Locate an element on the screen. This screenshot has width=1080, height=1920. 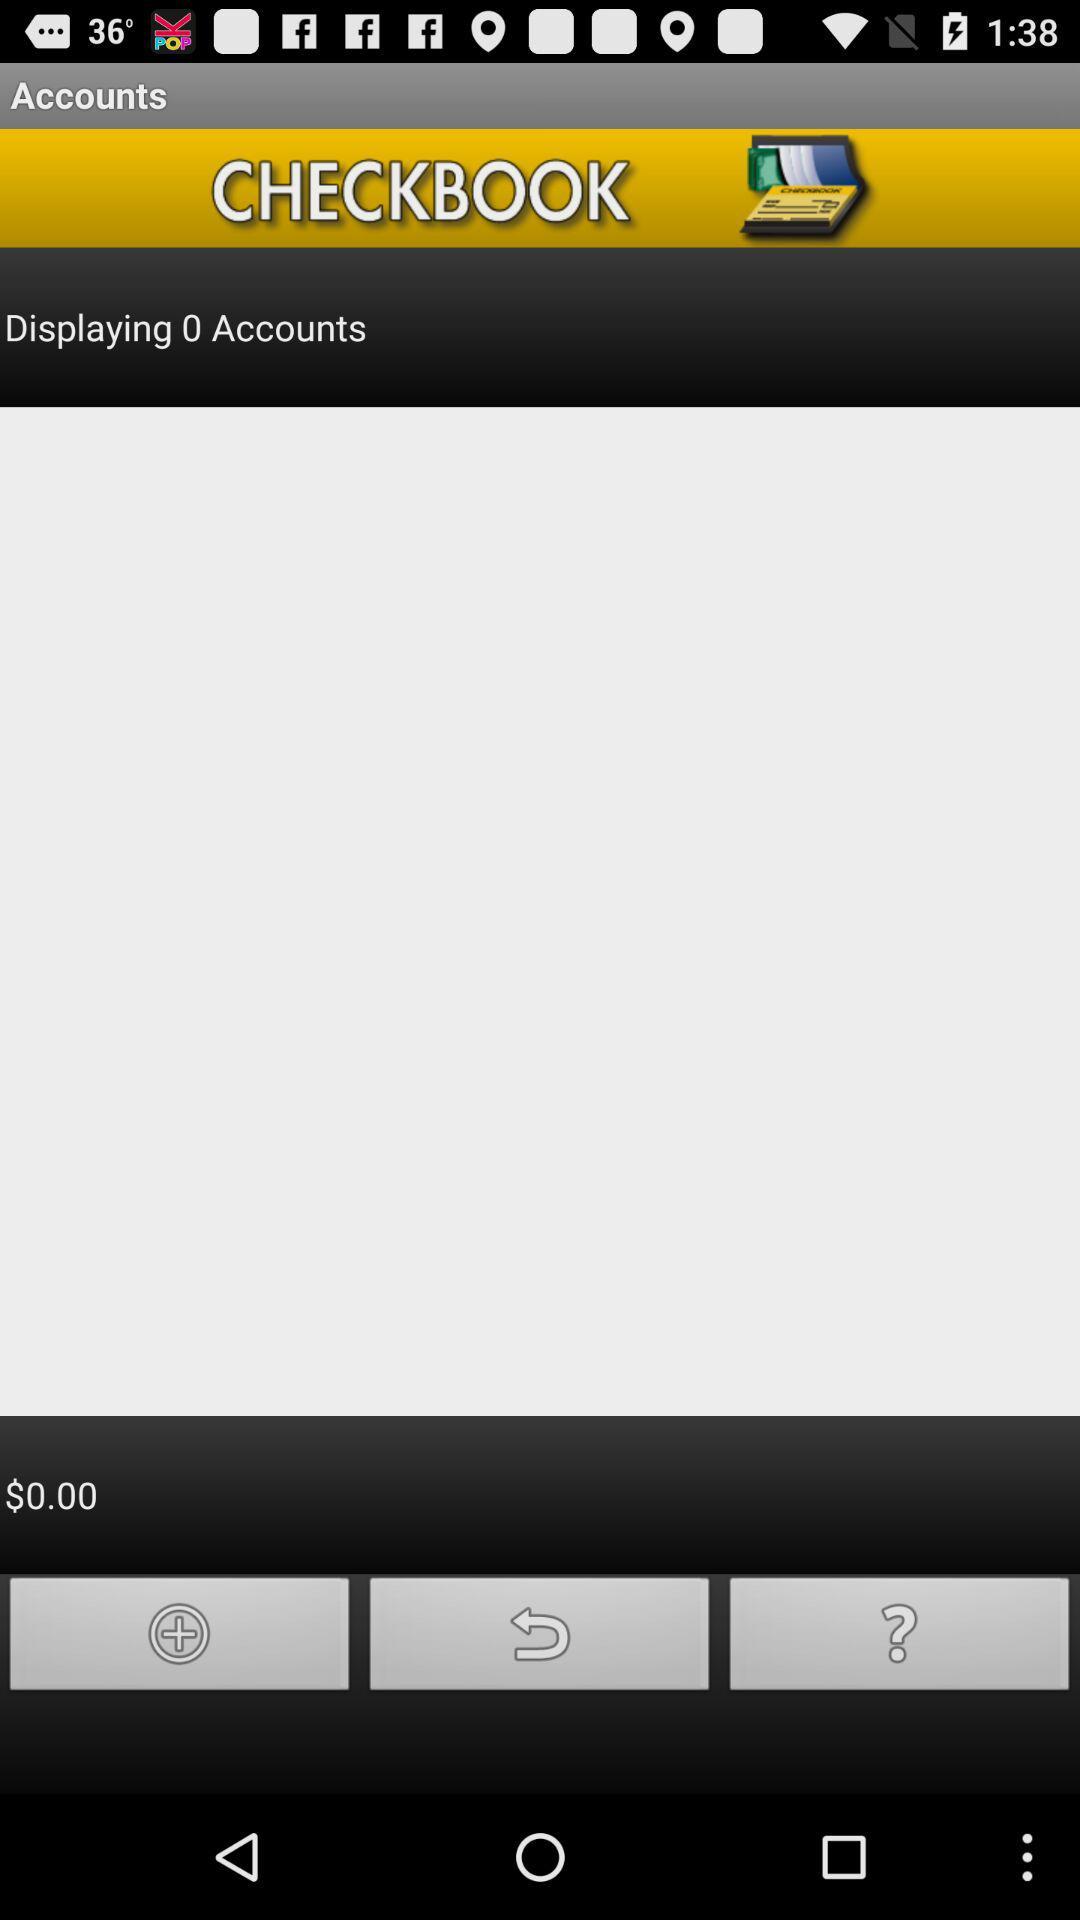
get help is located at coordinates (898, 1639).